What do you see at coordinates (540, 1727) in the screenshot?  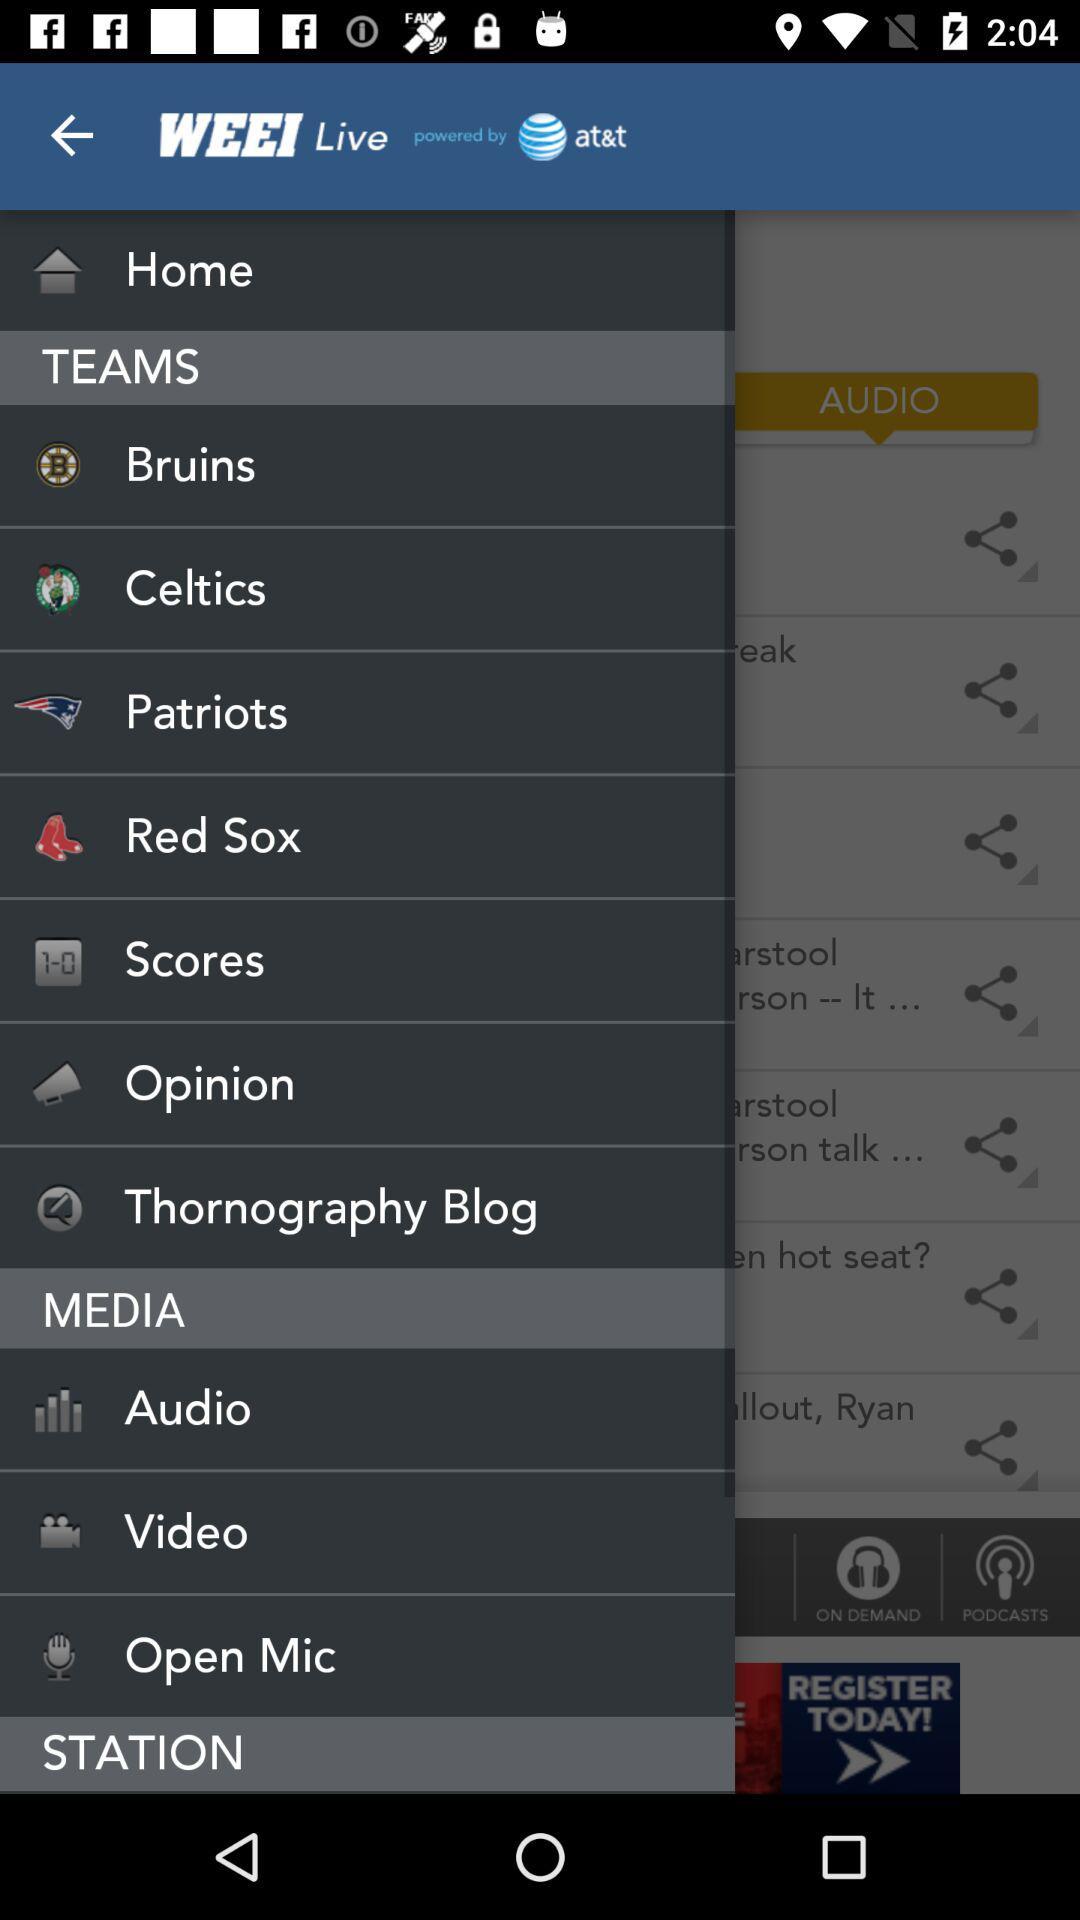 I see `register` at bounding box center [540, 1727].